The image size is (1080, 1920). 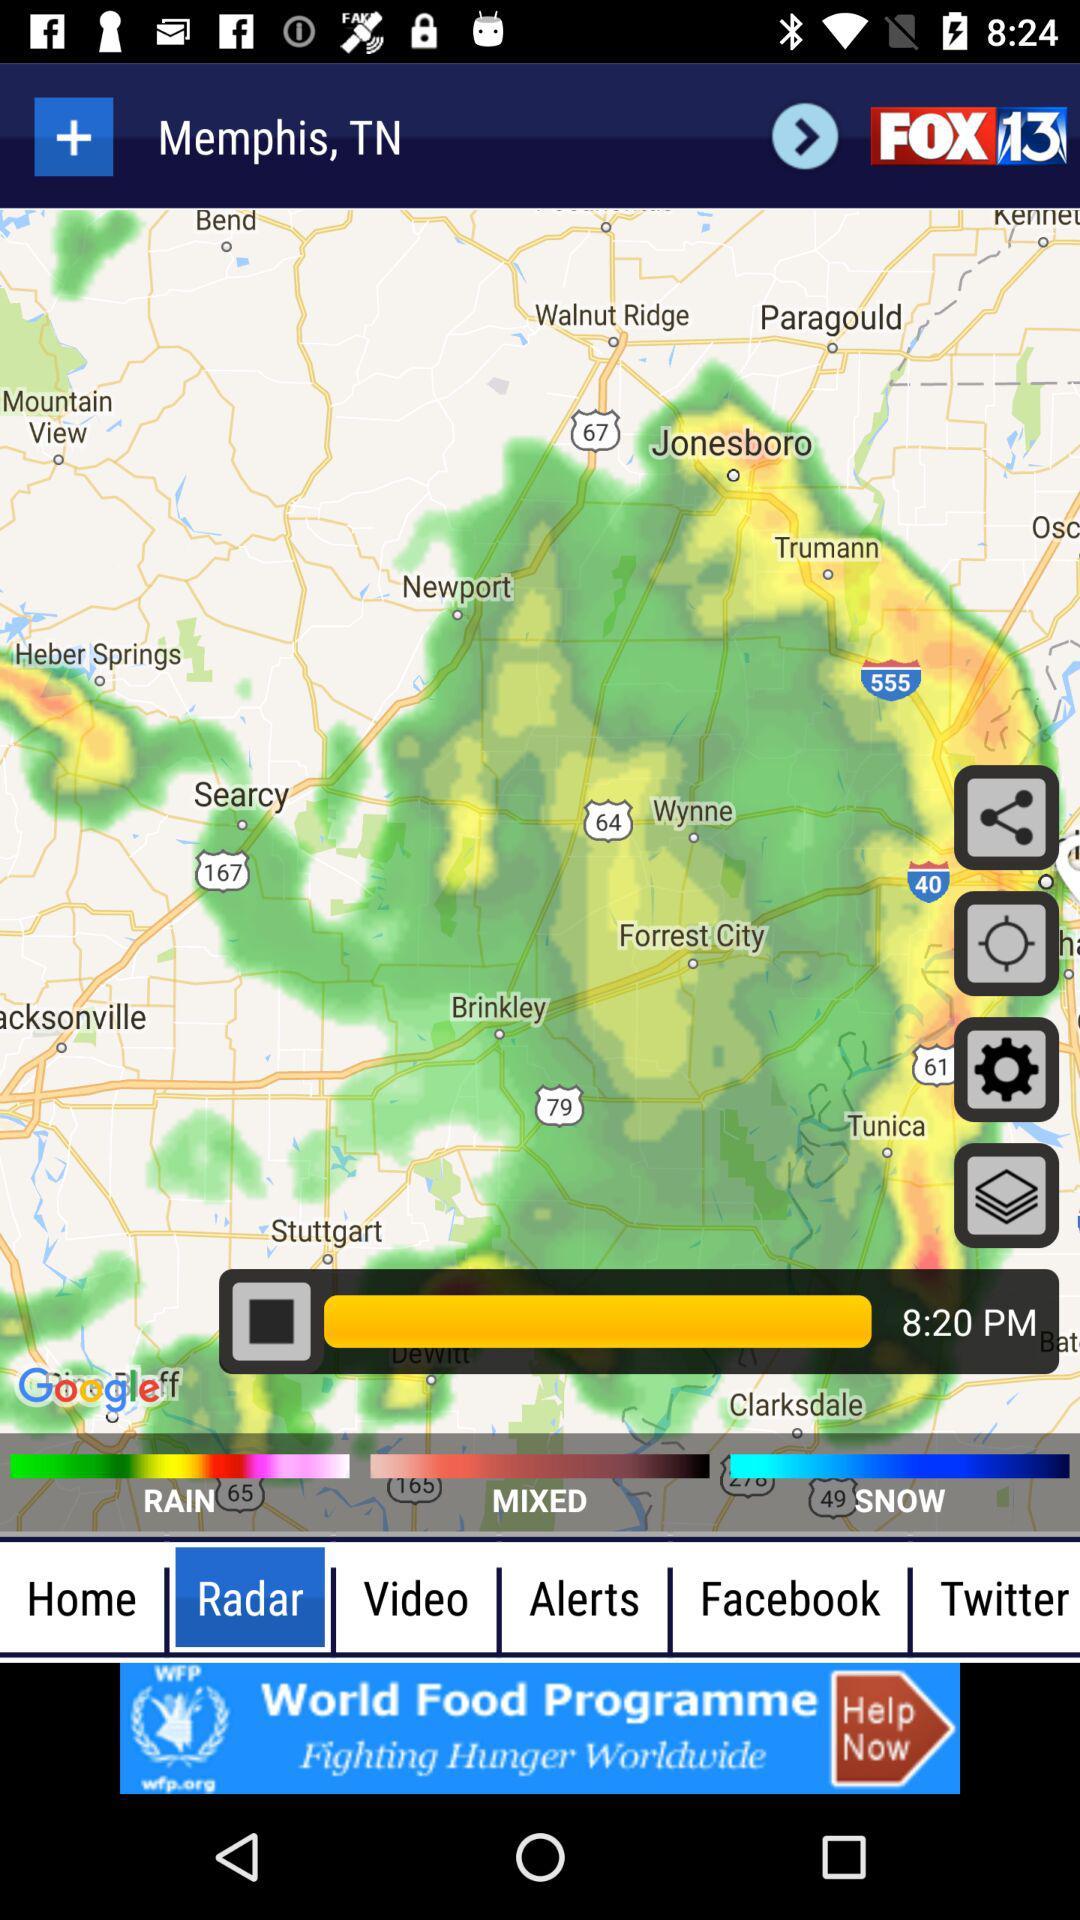 What do you see at coordinates (271, 1321) in the screenshot?
I see `the checkbox on the web page` at bounding box center [271, 1321].